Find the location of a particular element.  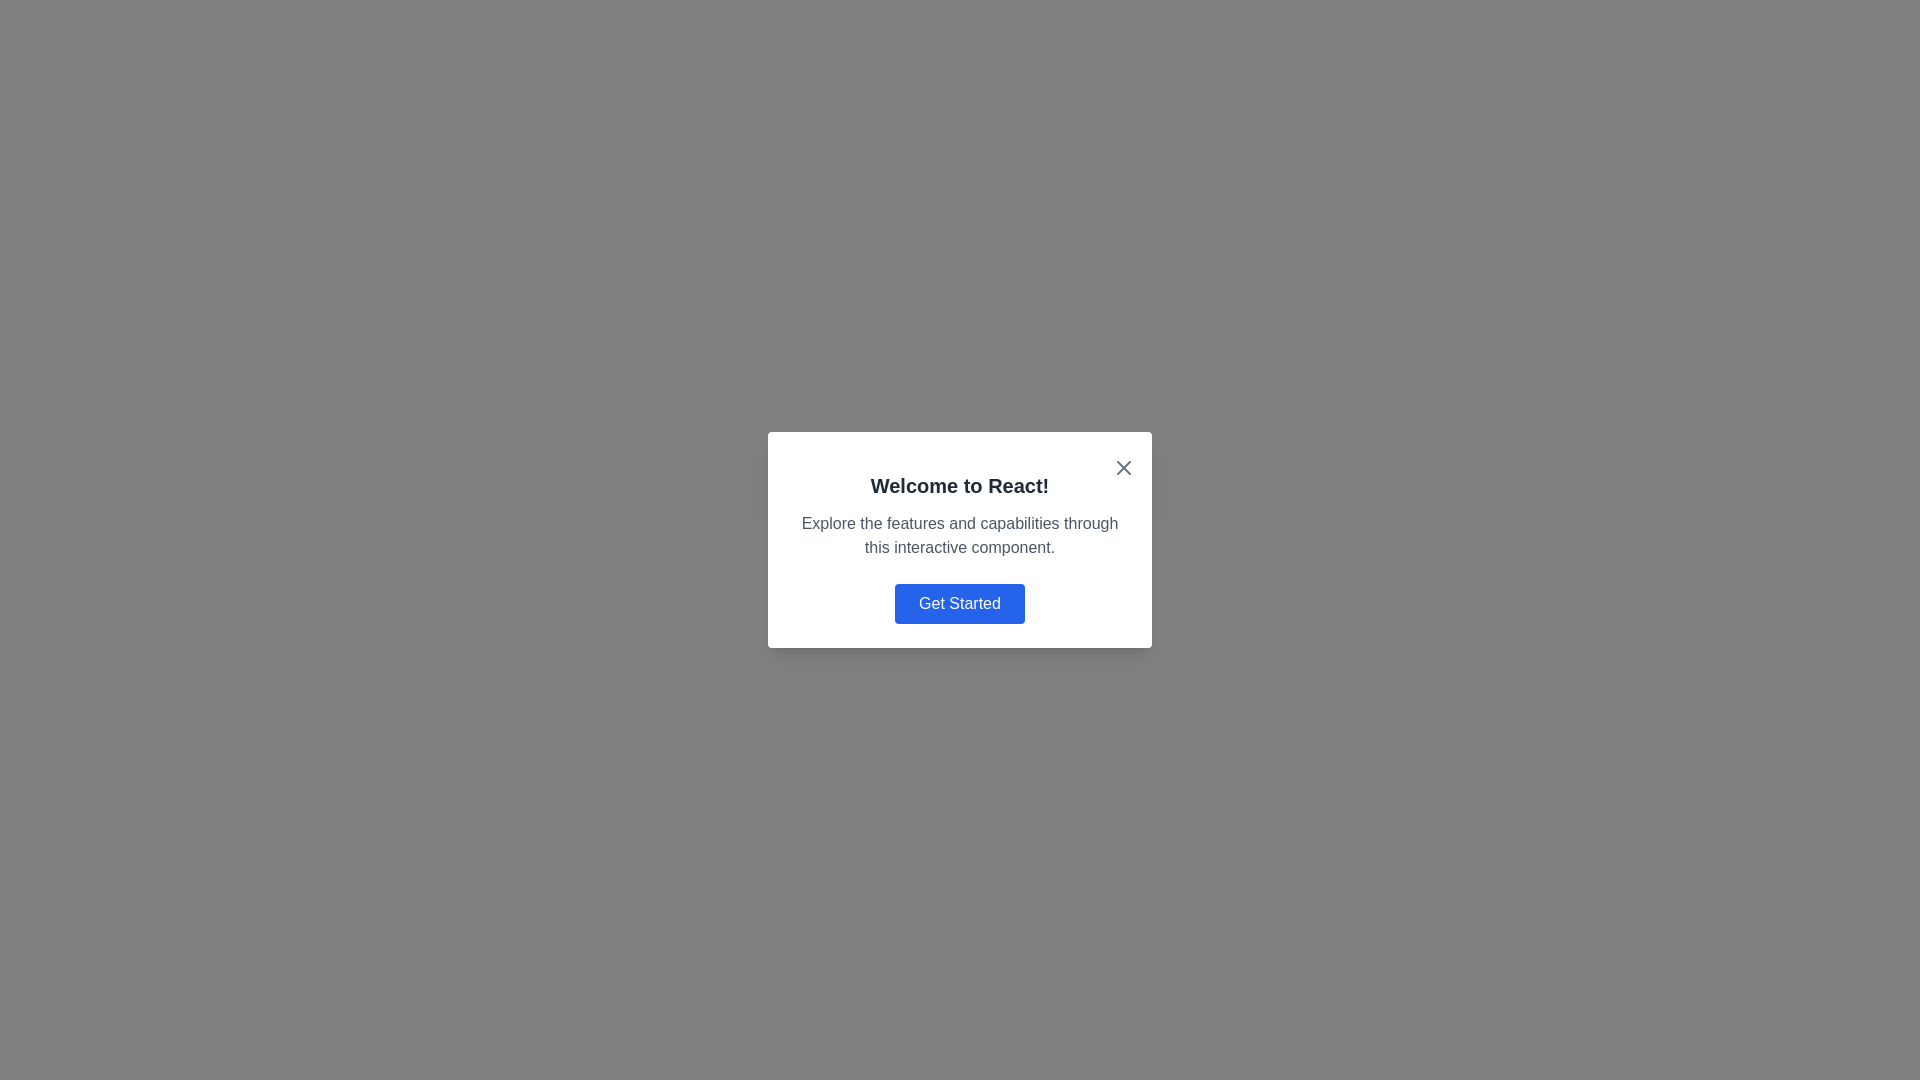

the Text block that provides descriptive information or instructions about the surrounding content, positioned beneath the heading 'Welcome to React!' and above the 'Get Started' button is located at coordinates (960, 535).